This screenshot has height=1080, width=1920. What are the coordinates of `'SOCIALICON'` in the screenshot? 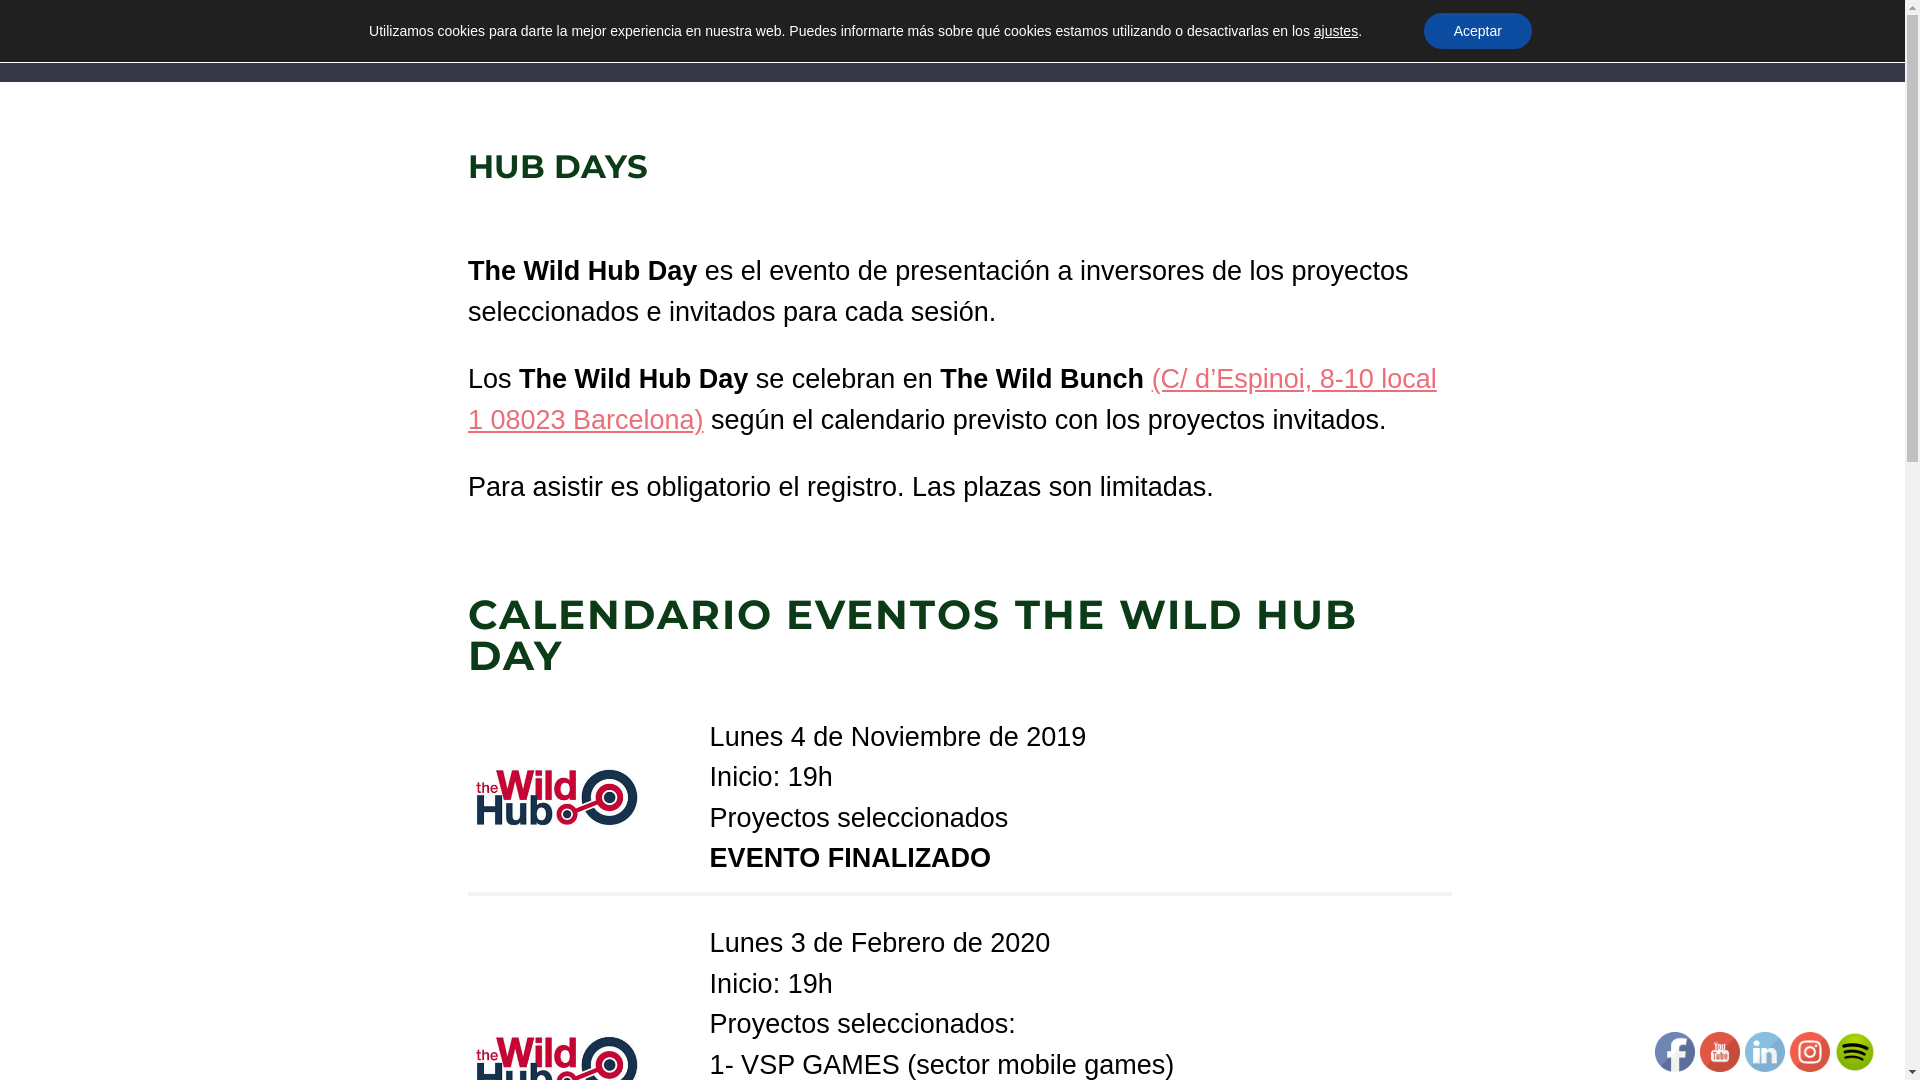 It's located at (1853, 1051).